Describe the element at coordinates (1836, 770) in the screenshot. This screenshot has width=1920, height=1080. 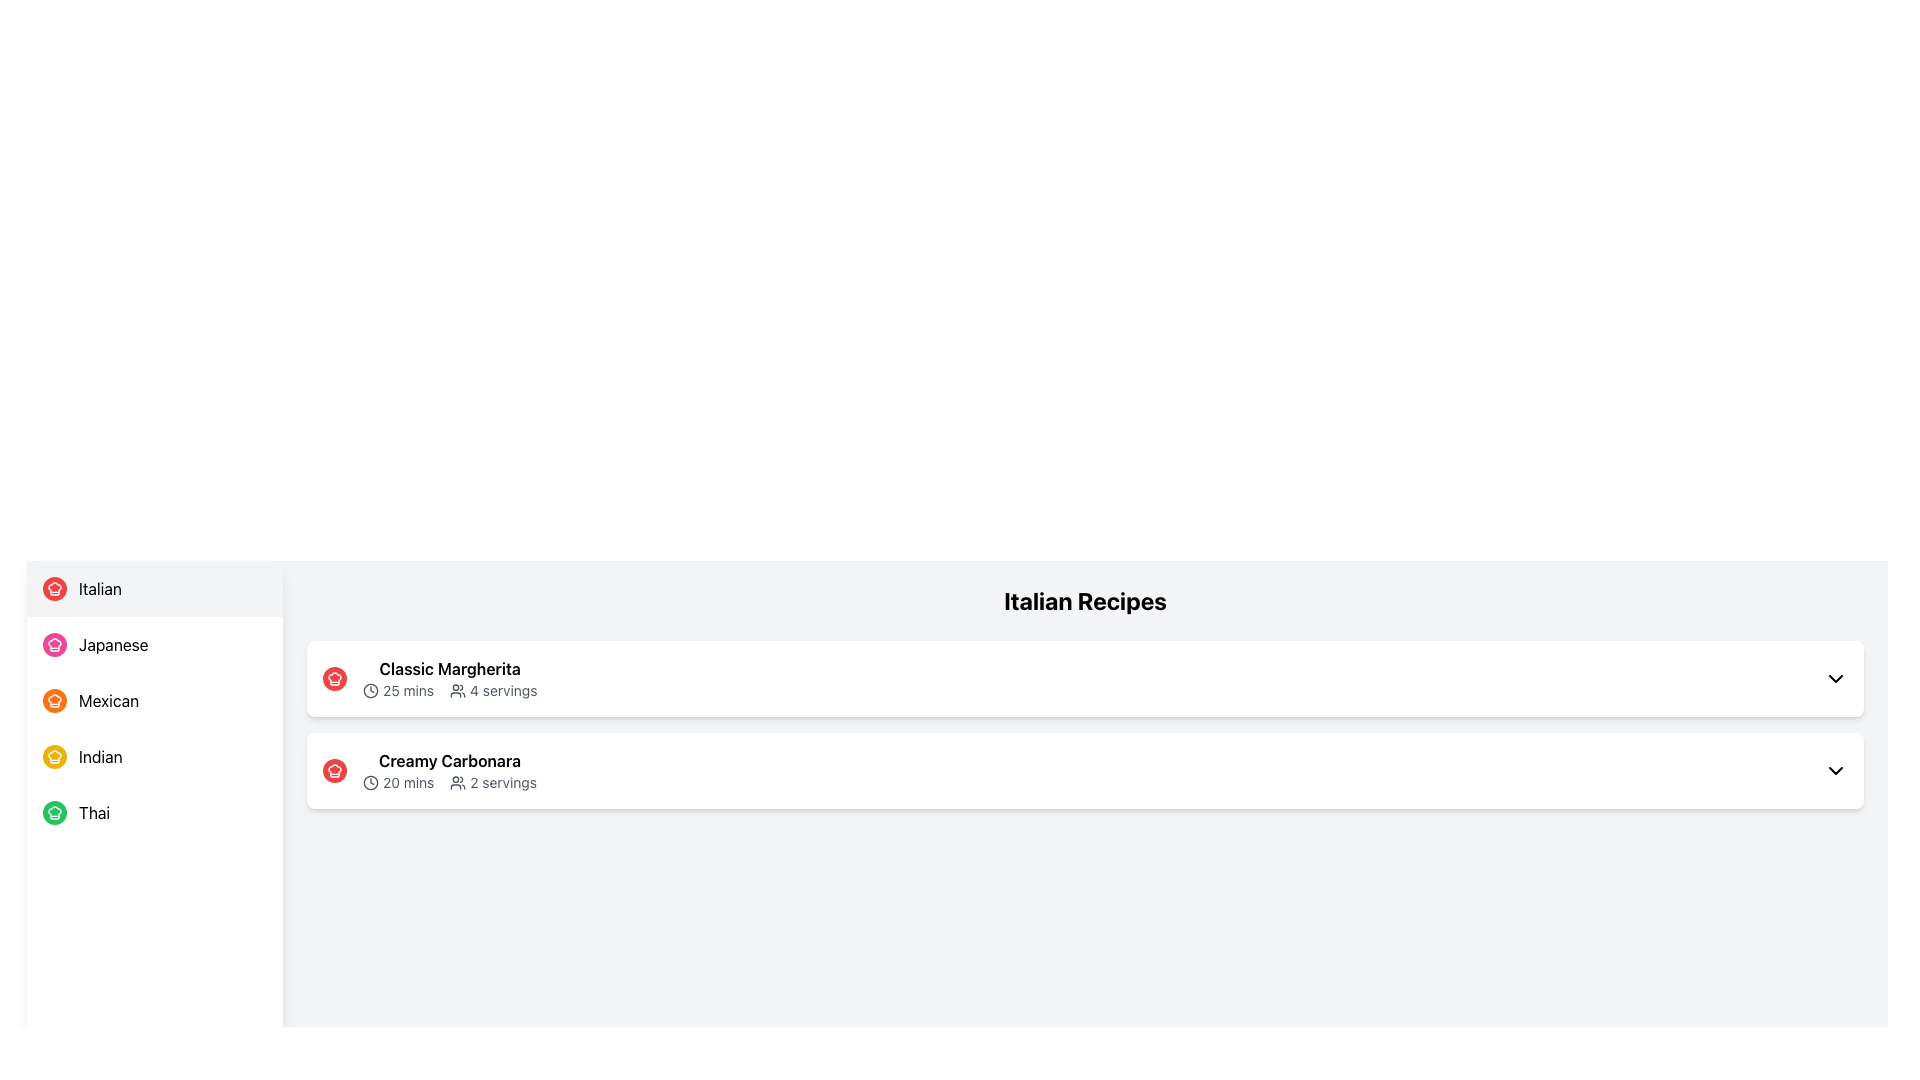
I see `the chevron down icon located on the far right of the 'Creamy Carbonara' section` at that location.